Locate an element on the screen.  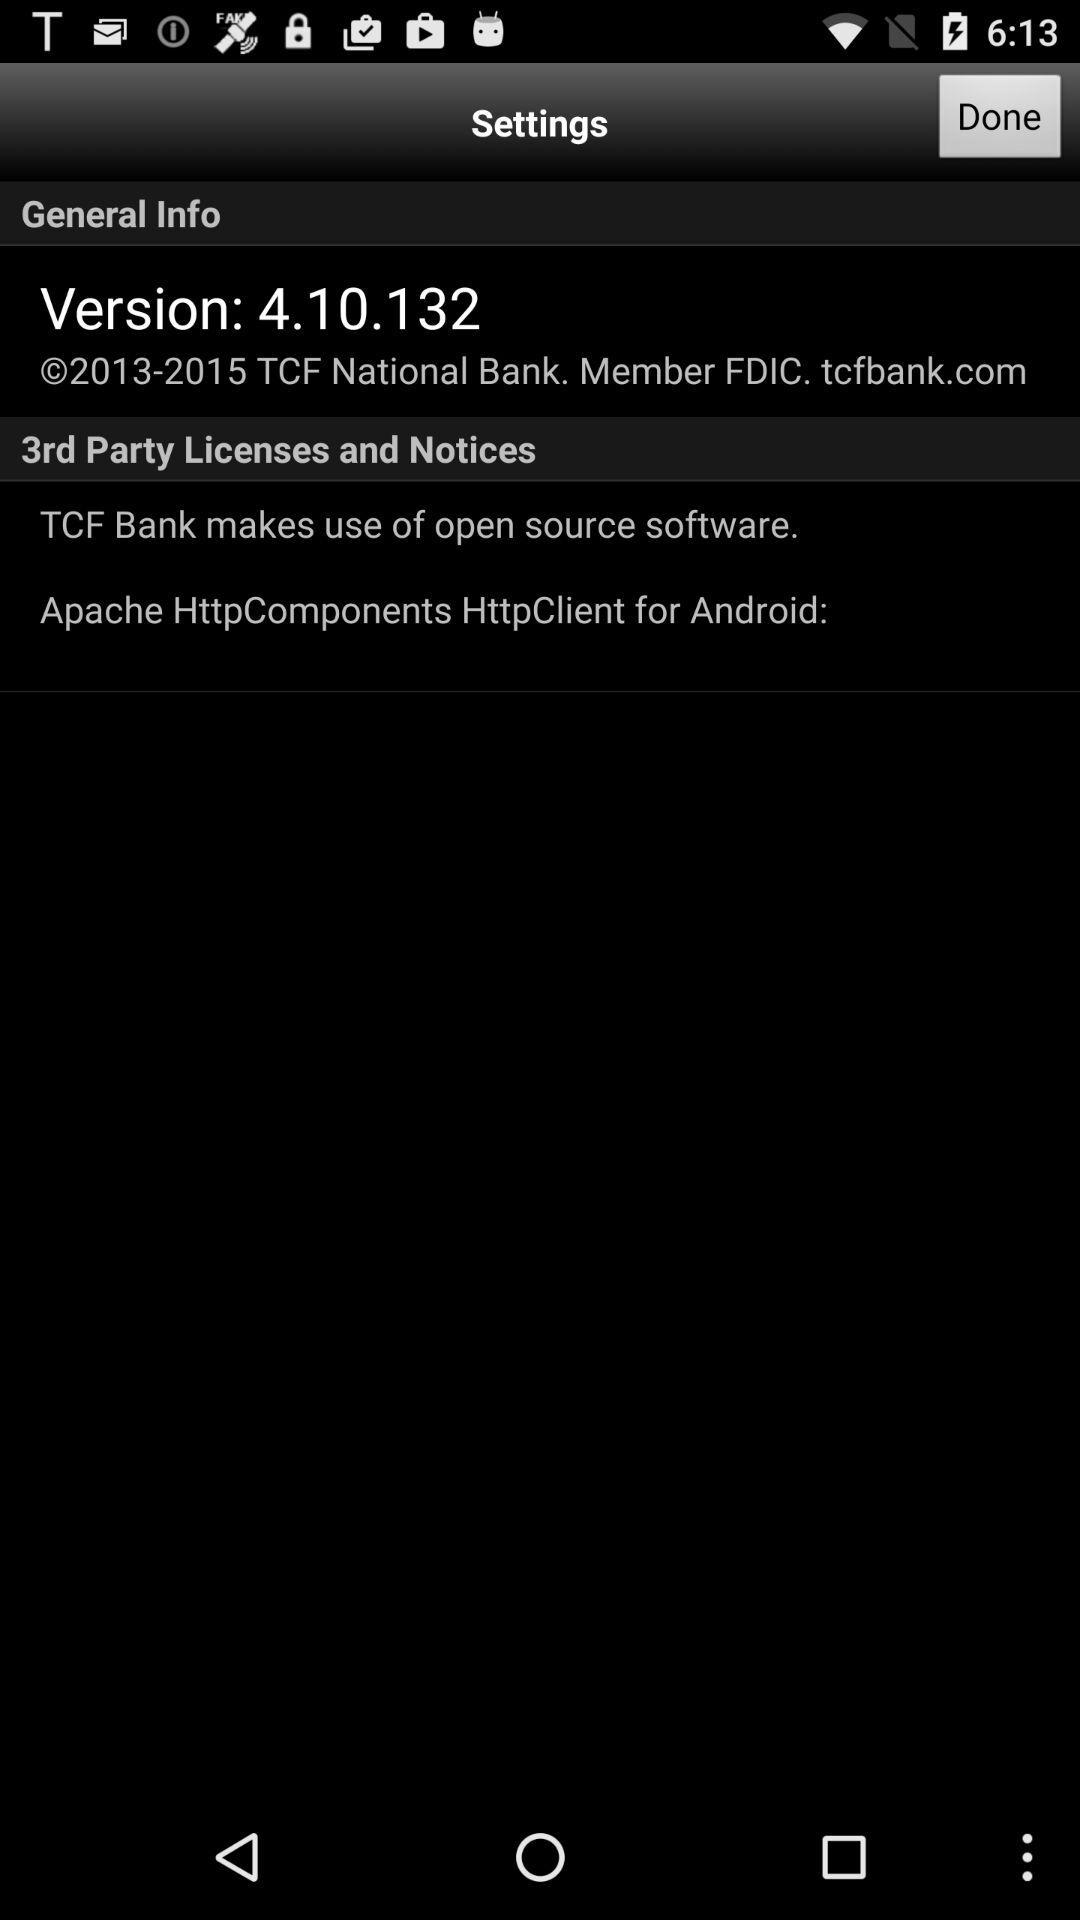
icon below general info icon is located at coordinates (259, 305).